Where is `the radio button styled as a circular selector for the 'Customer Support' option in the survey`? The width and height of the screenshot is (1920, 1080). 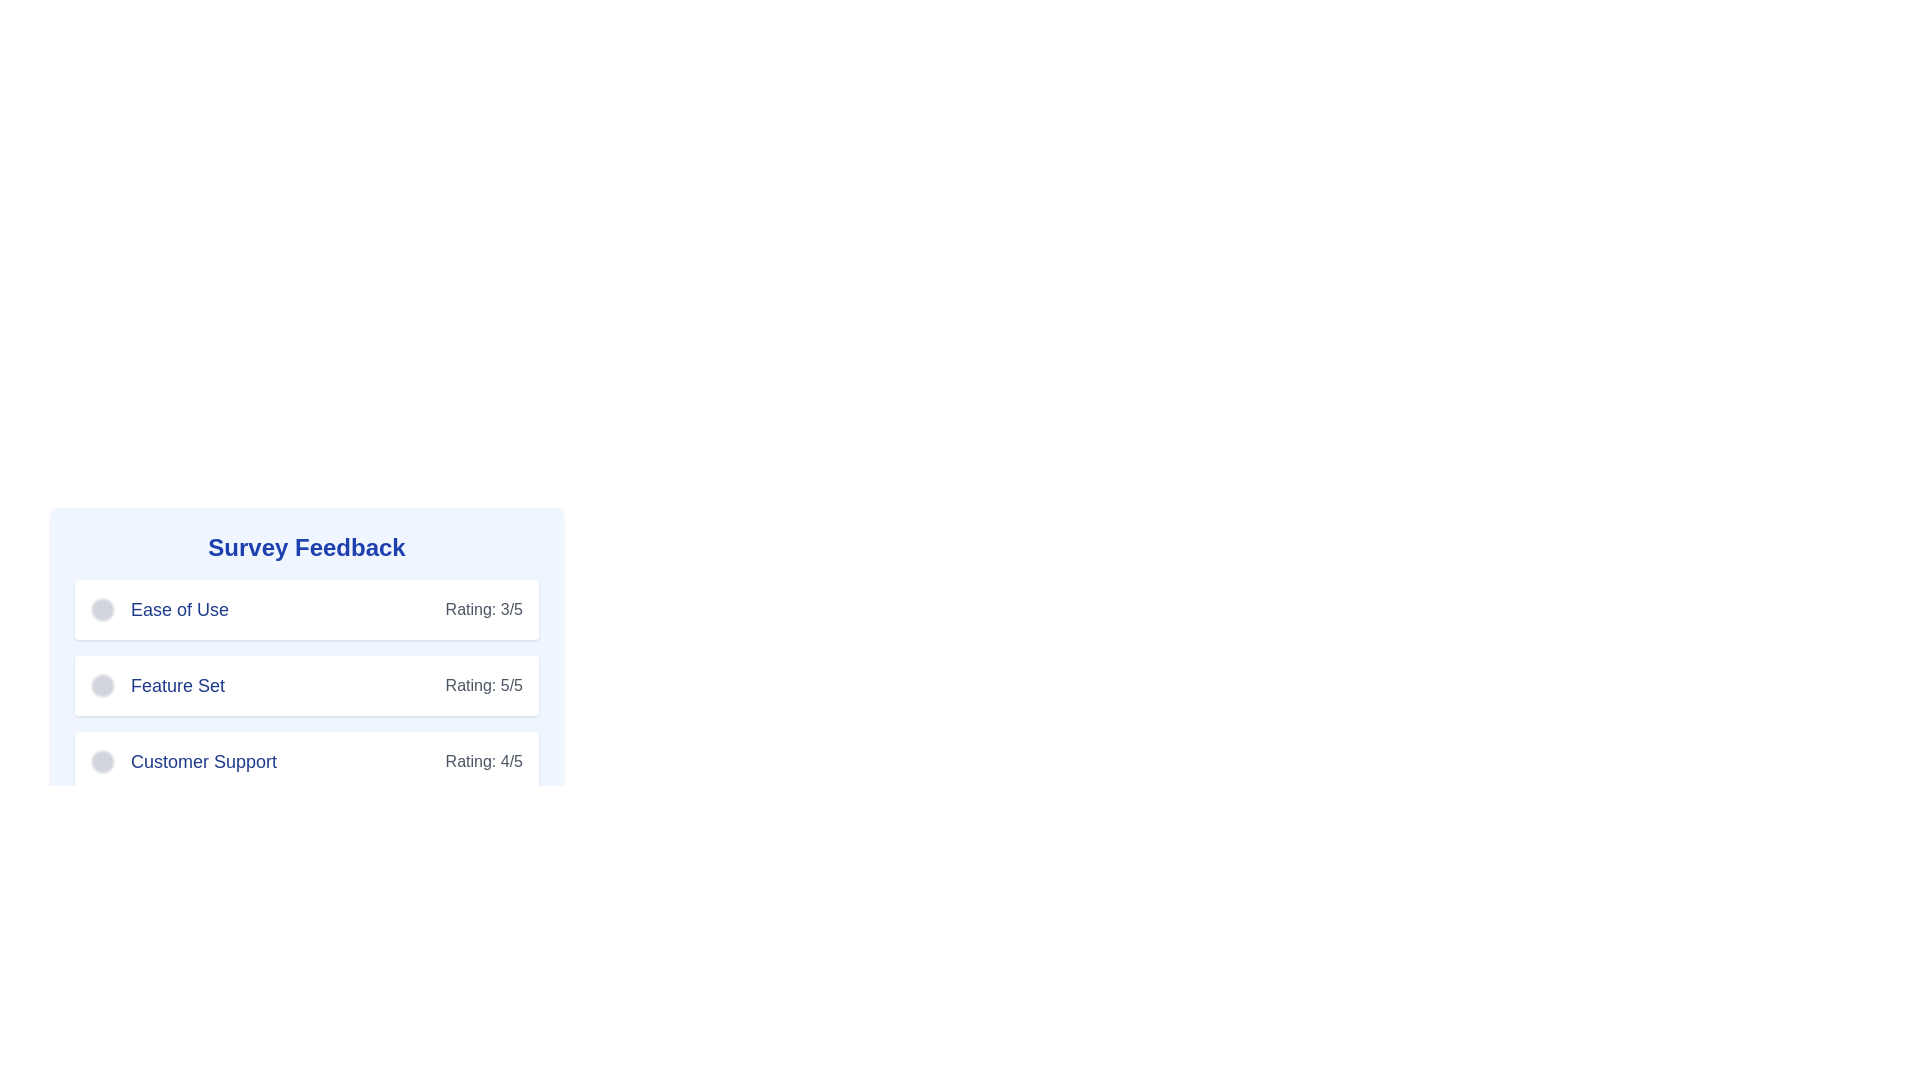
the radio button styled as a circular selector for the 'Customer Support' option in the survey is located at coordinates (101, 762).